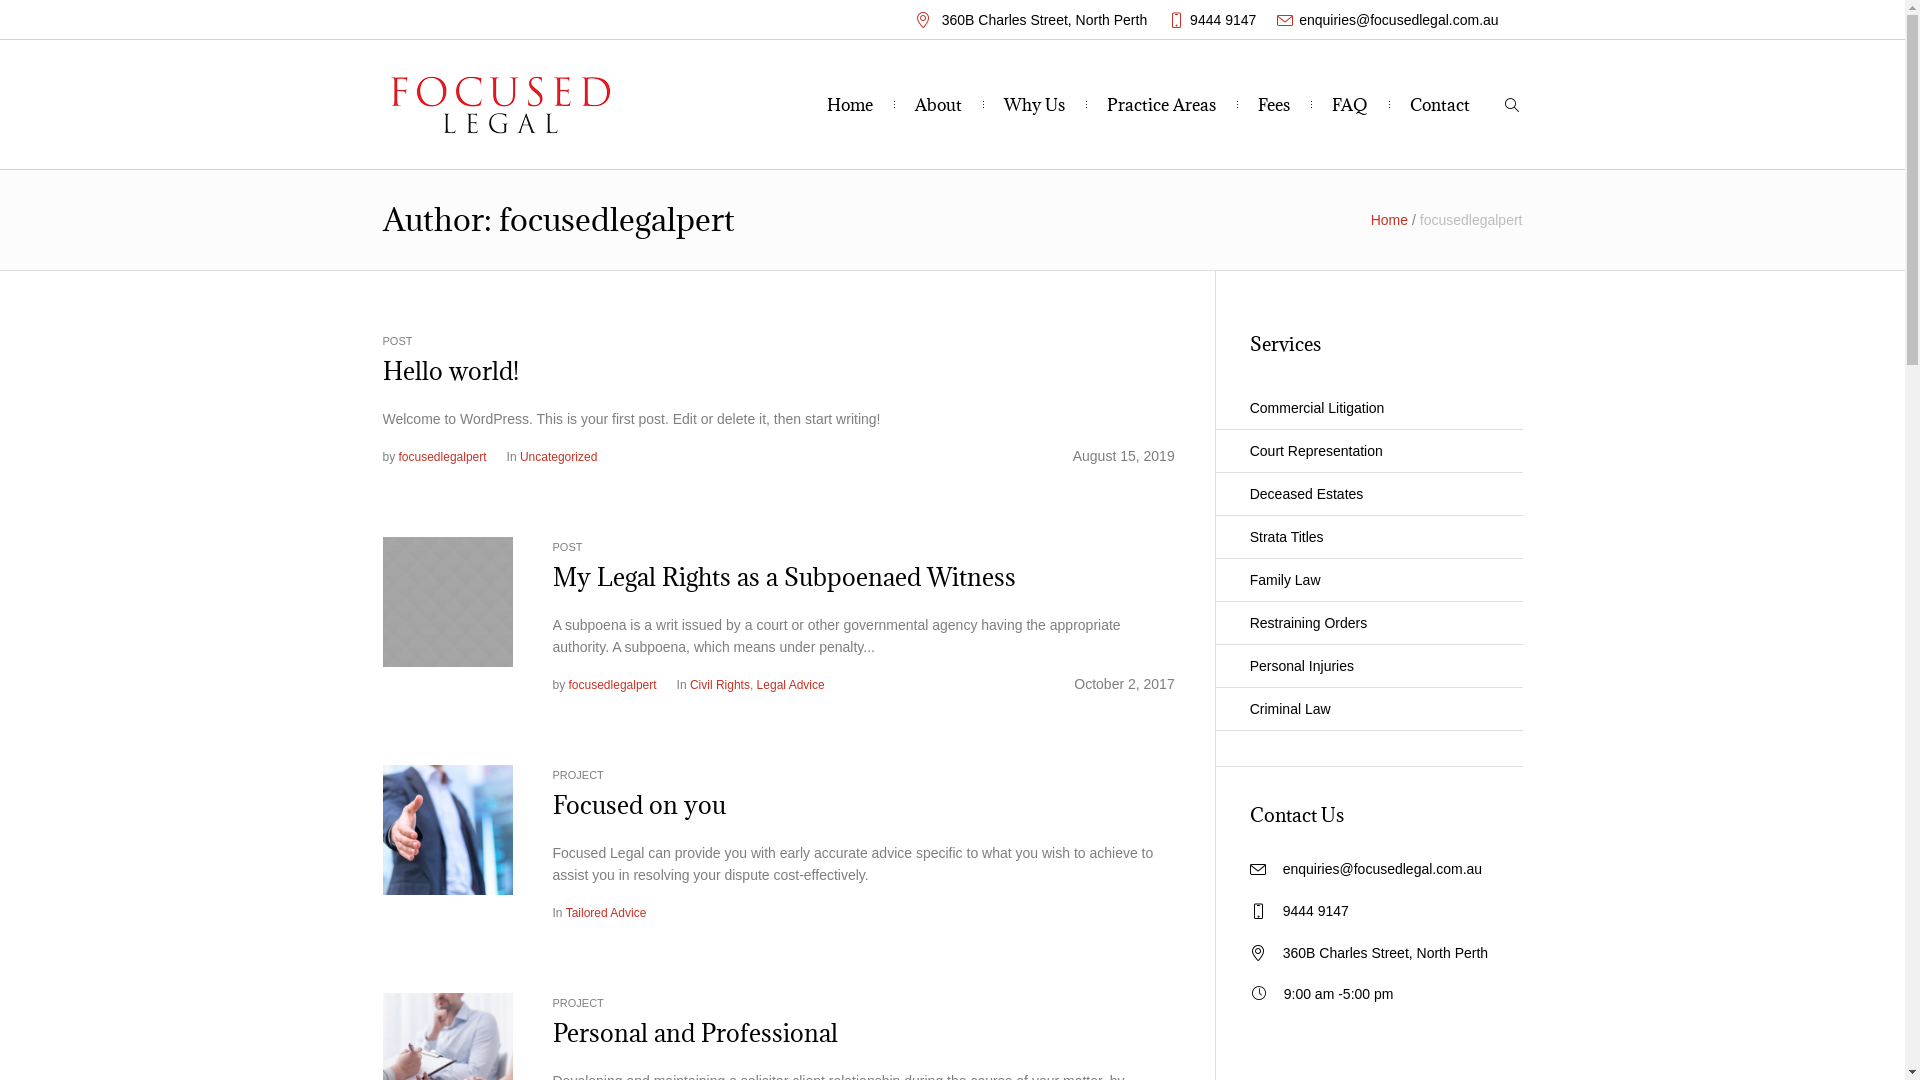 This screenshot has width=1920, height=1080. I want to click on 'Family Law', so click(1367, 580).